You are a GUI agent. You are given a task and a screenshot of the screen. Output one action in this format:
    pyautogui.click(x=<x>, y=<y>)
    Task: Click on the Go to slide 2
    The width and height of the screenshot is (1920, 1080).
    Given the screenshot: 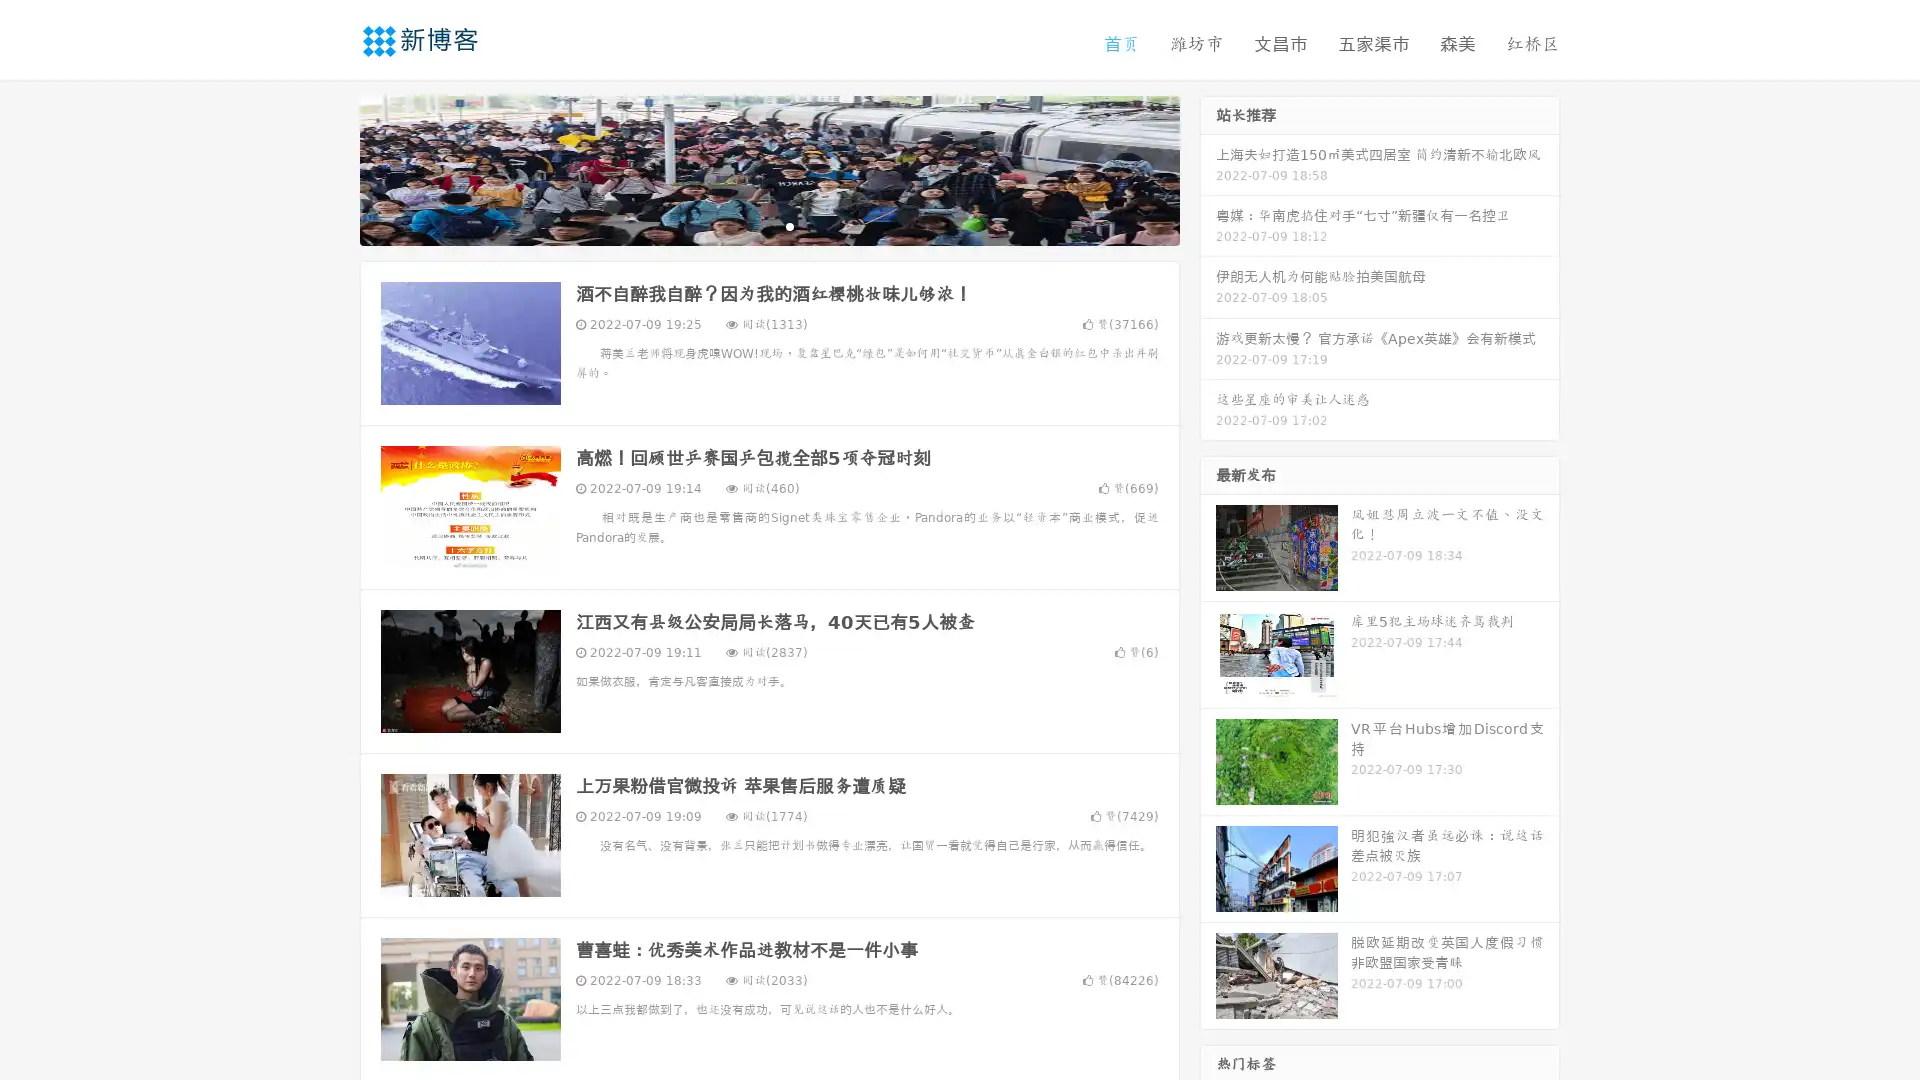 What is the action you would take?
    pyautogui.click(x=768, y=225)
    